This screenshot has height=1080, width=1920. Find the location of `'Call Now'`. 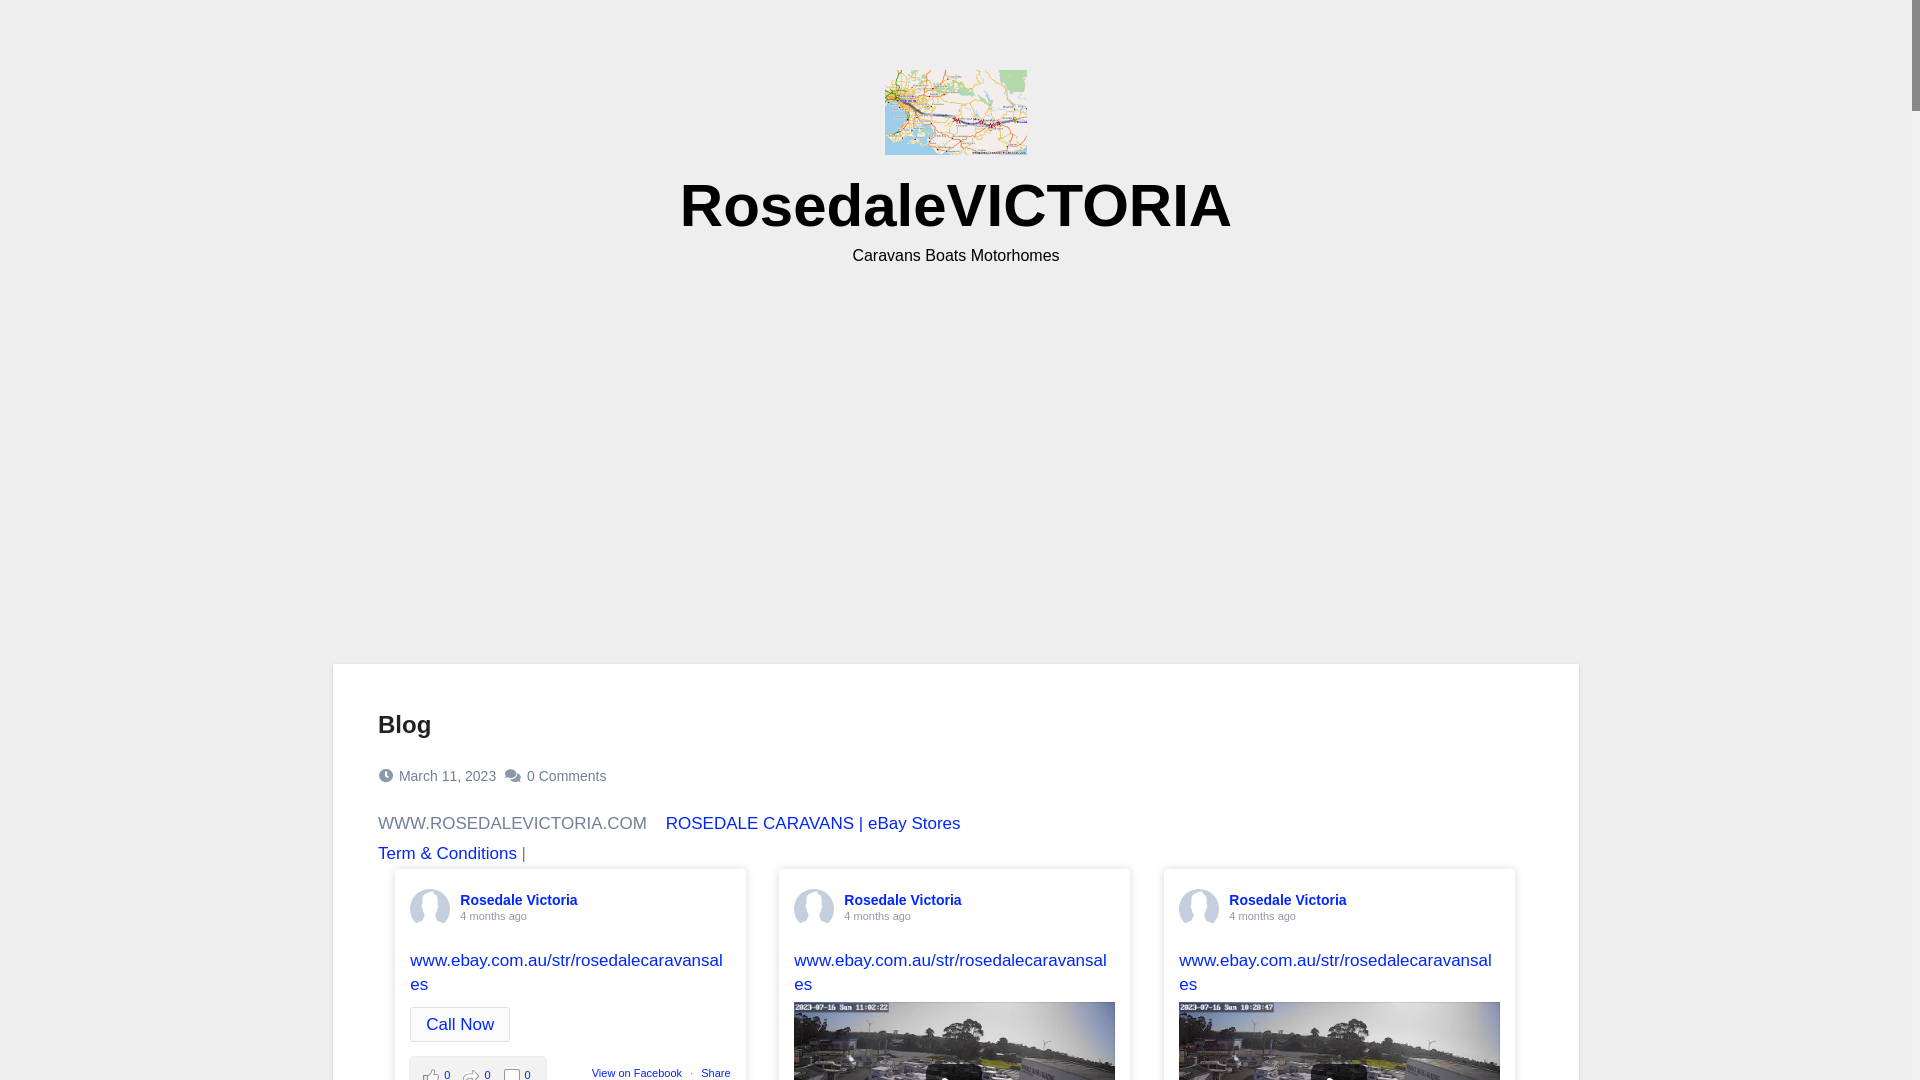

'Call Now' is located at coordinates (459, 1025).